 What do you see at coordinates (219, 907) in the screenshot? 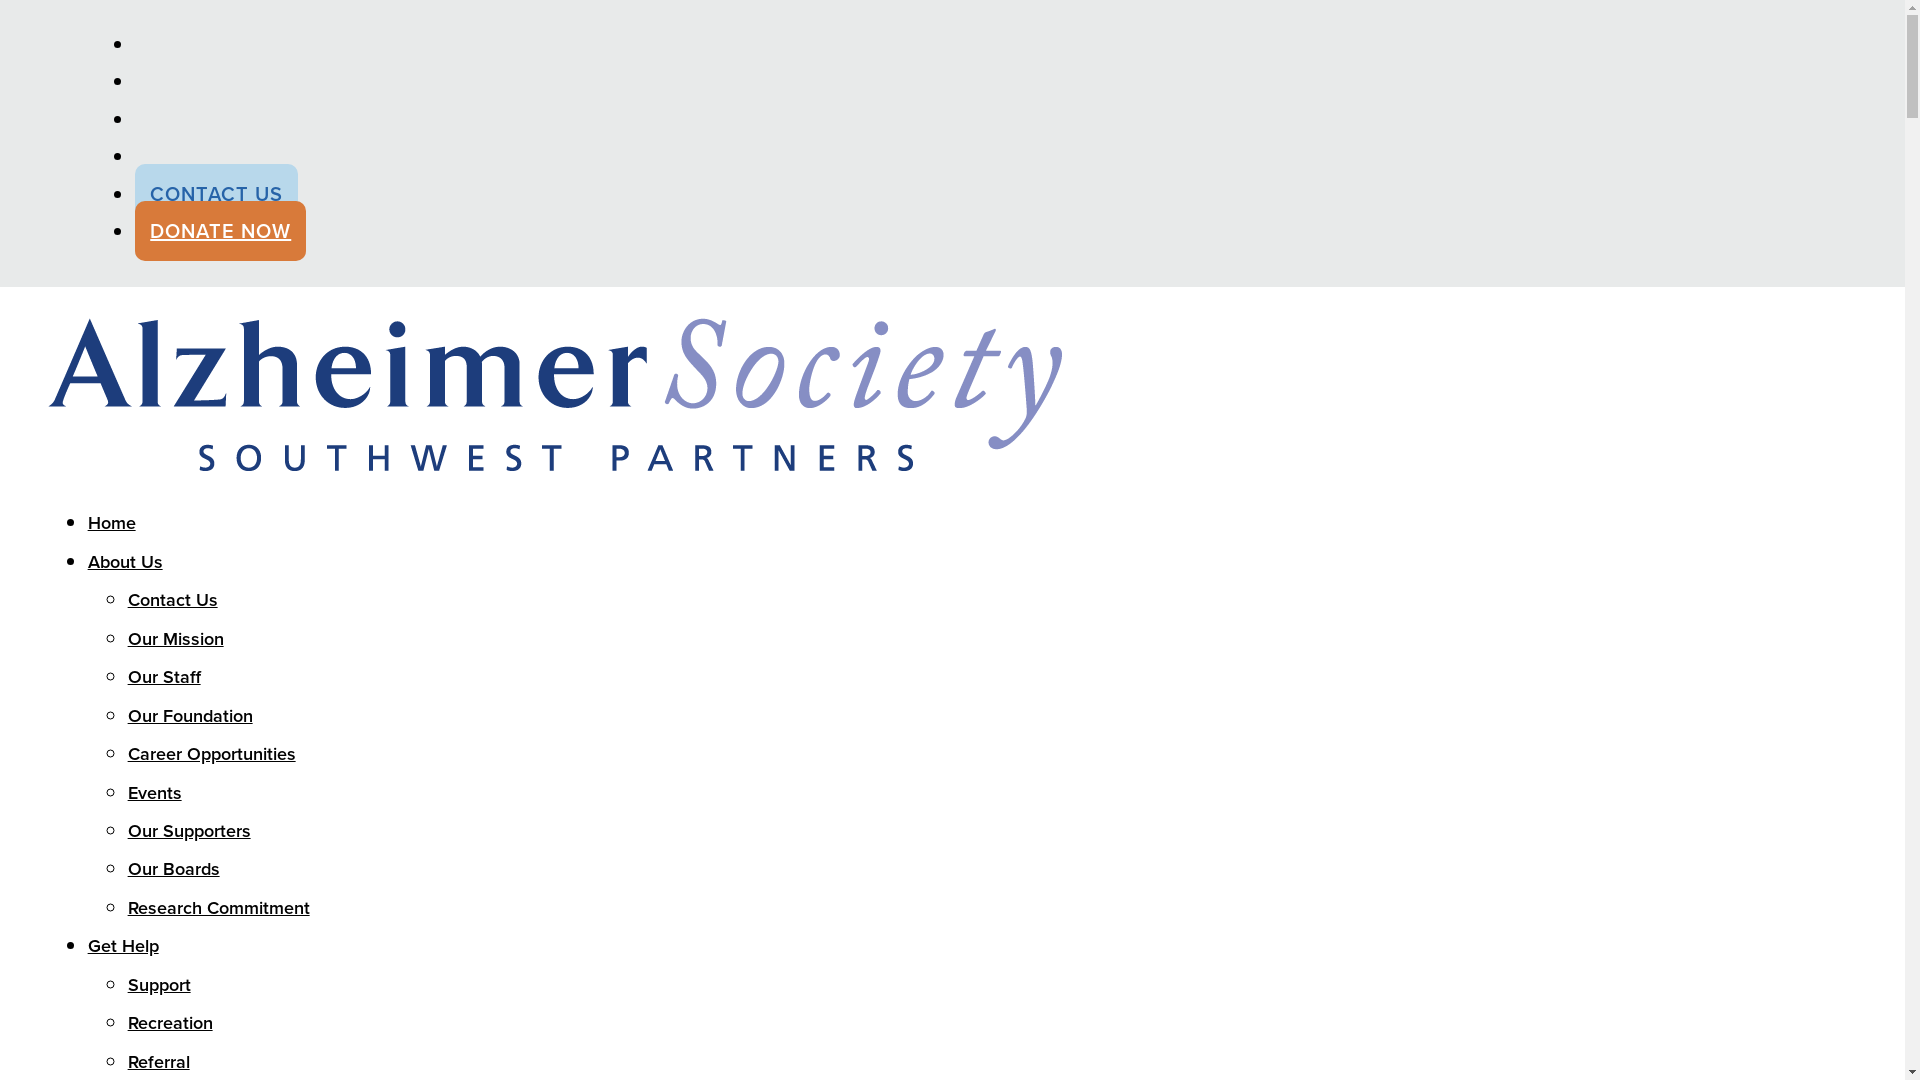
I see `'Research Commitment'` at bounding box center [219, 907].